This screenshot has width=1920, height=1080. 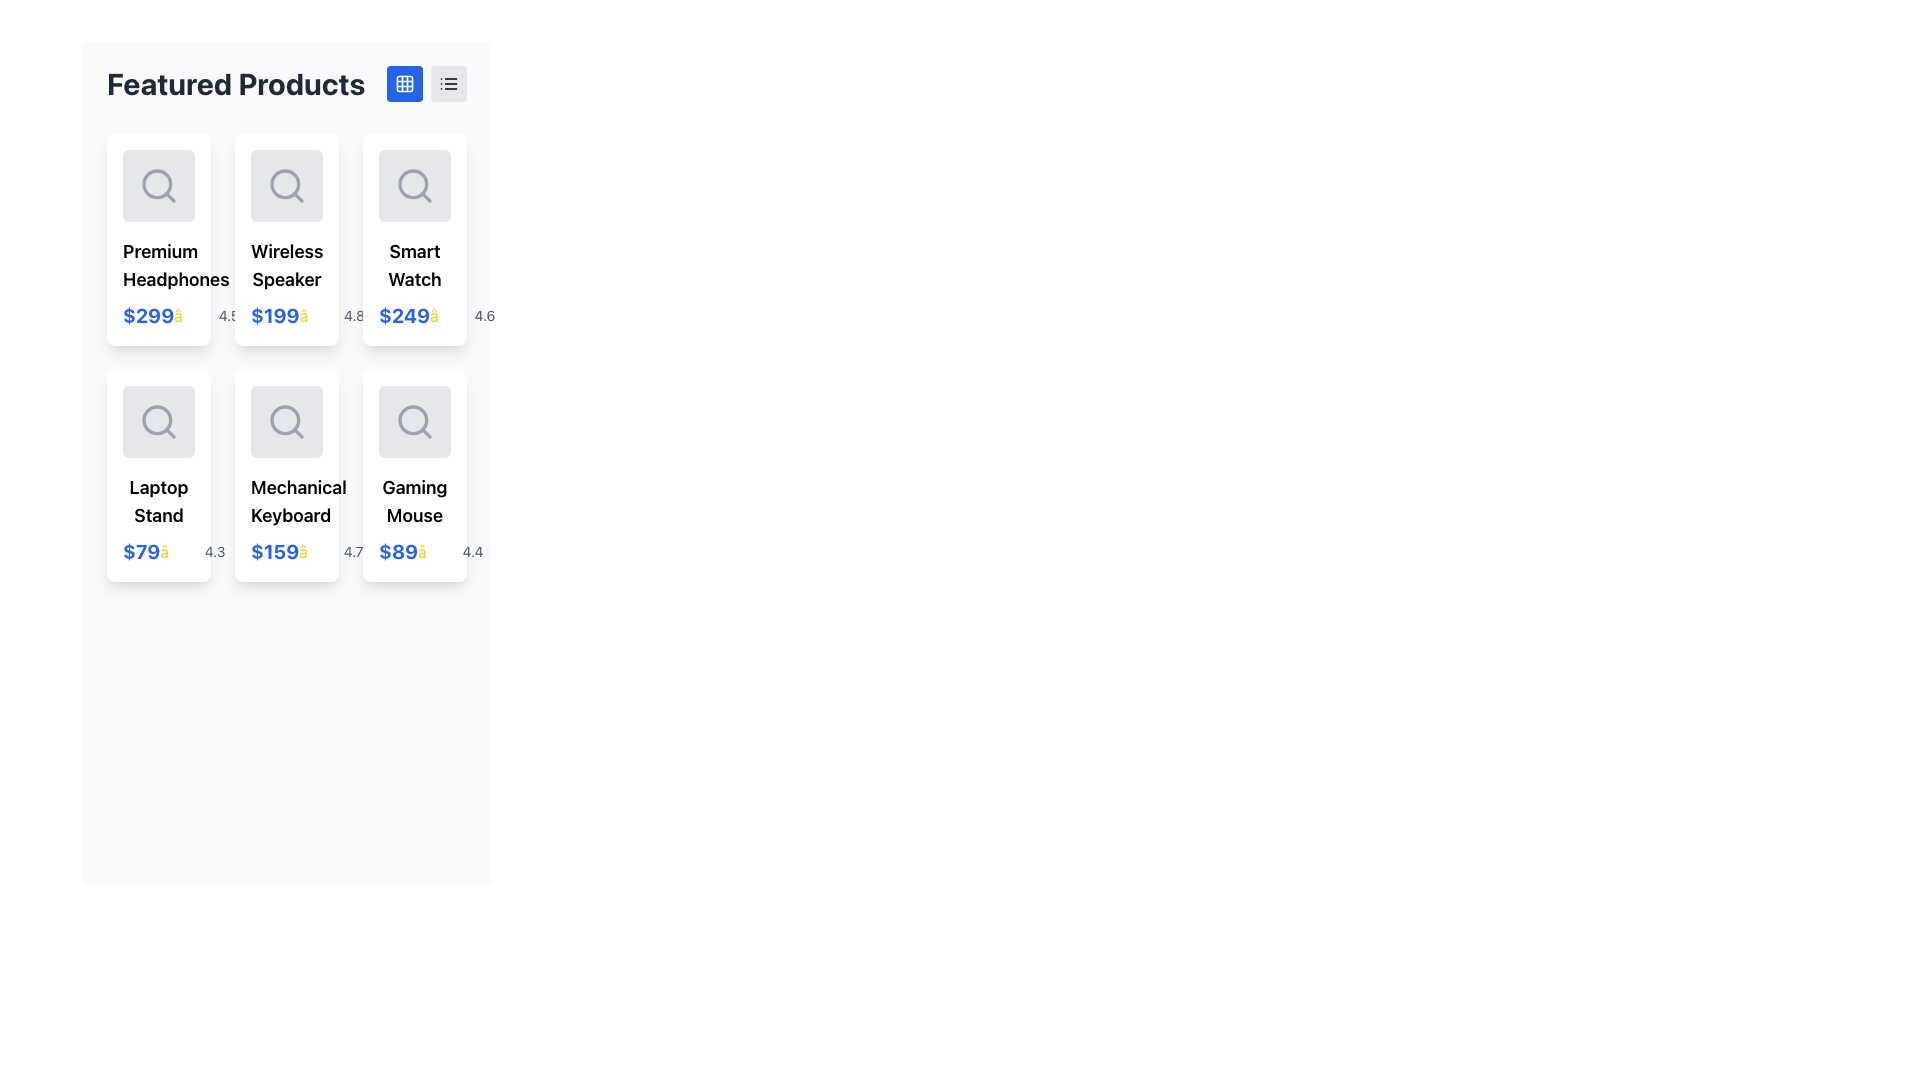 What do you see at coordinates (413, 265) in the screenshot?
I see `the Text Label that describes the product 'Smart Watch', located in the middle cell of the top row of the grid layout, situated directly beneath the image placeholder and above the blue price label and yellow star icon` at bounding box center [413, 265].